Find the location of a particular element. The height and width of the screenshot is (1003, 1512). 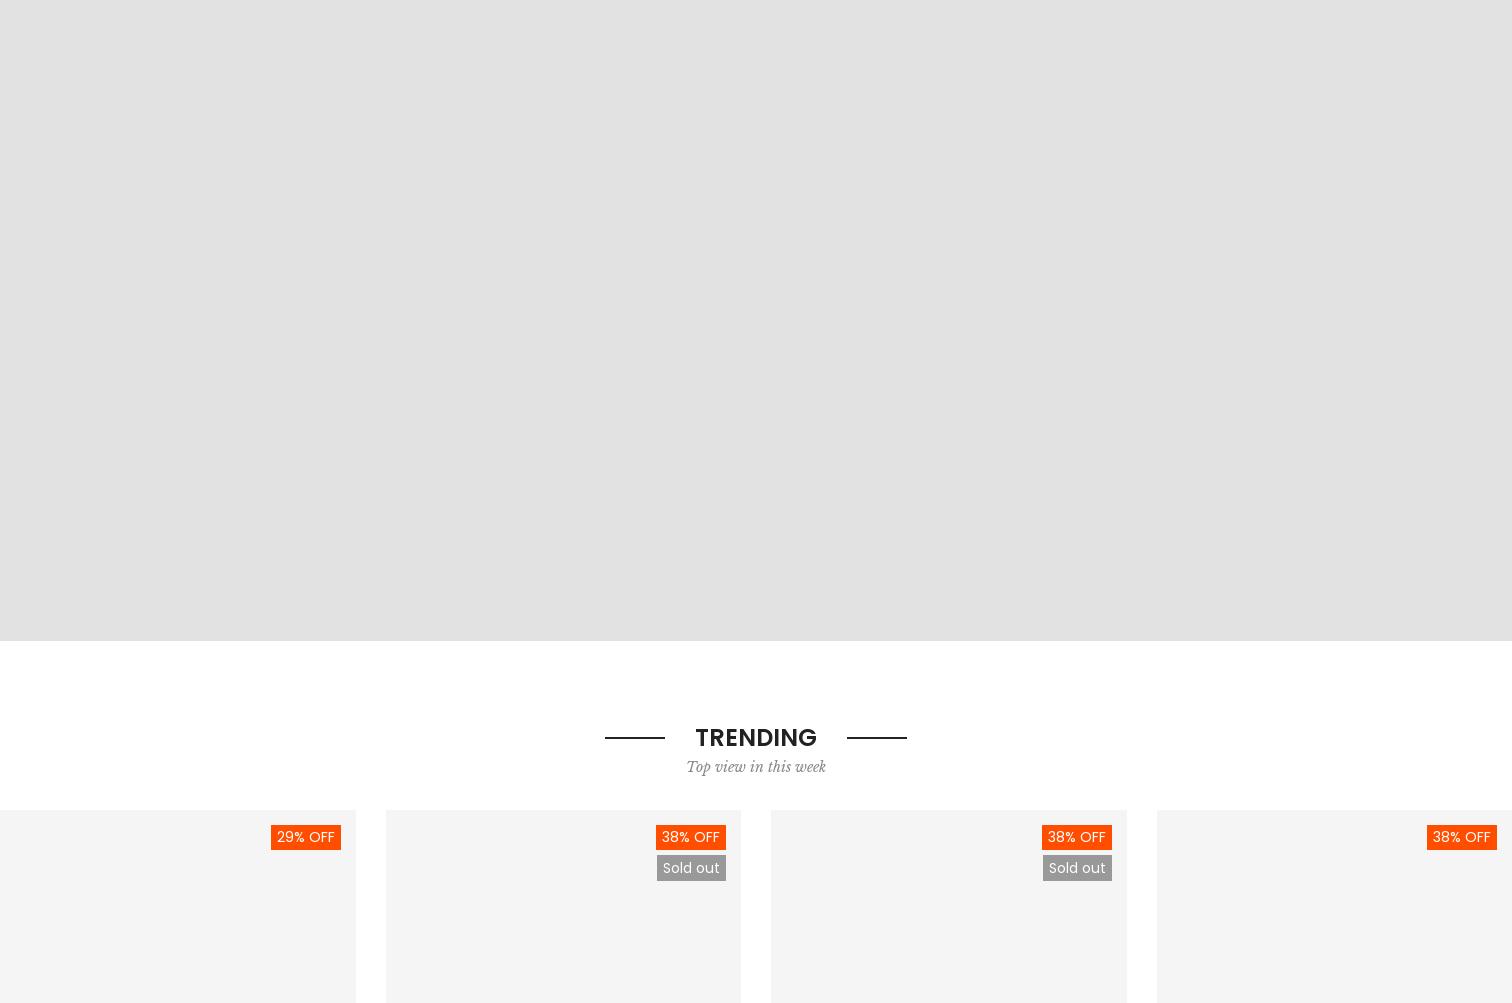

'29% OFF' is located at coordinates (275, 837).